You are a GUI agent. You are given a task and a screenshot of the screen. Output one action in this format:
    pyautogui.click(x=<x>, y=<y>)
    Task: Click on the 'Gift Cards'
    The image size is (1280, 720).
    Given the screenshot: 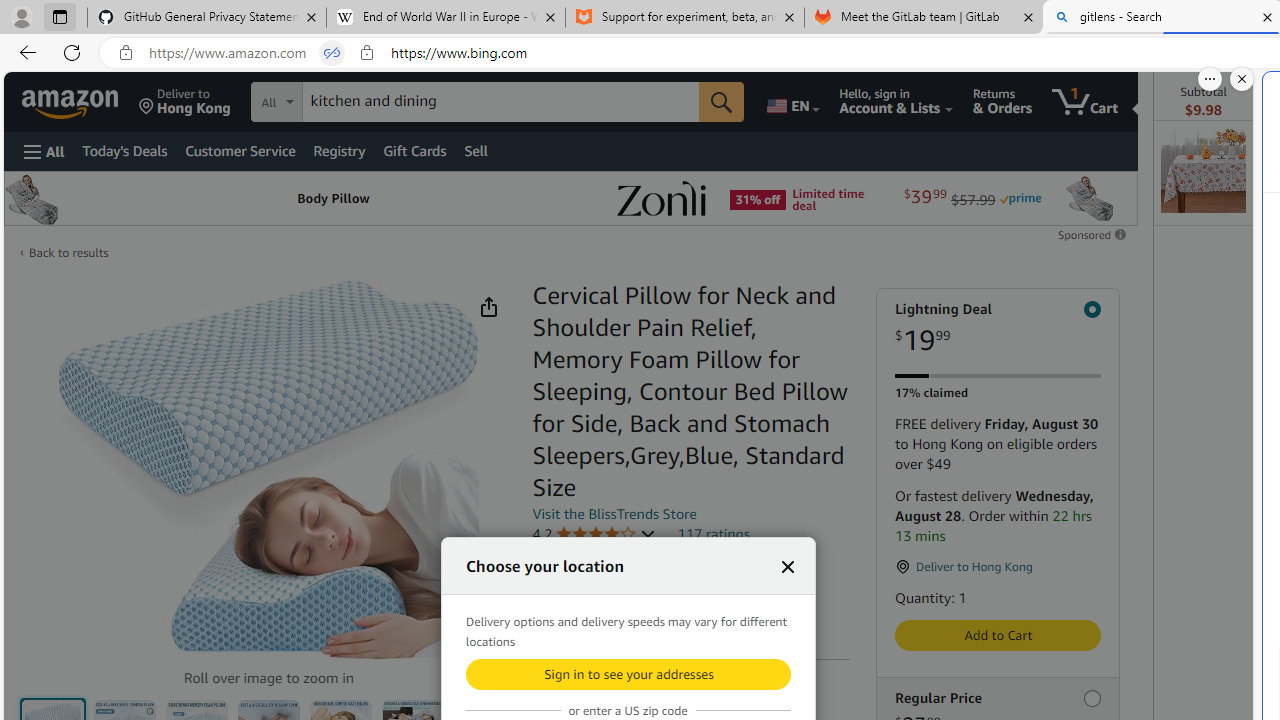 What is the action you would take?
    pyautogui.click(x=413, y=149)
    